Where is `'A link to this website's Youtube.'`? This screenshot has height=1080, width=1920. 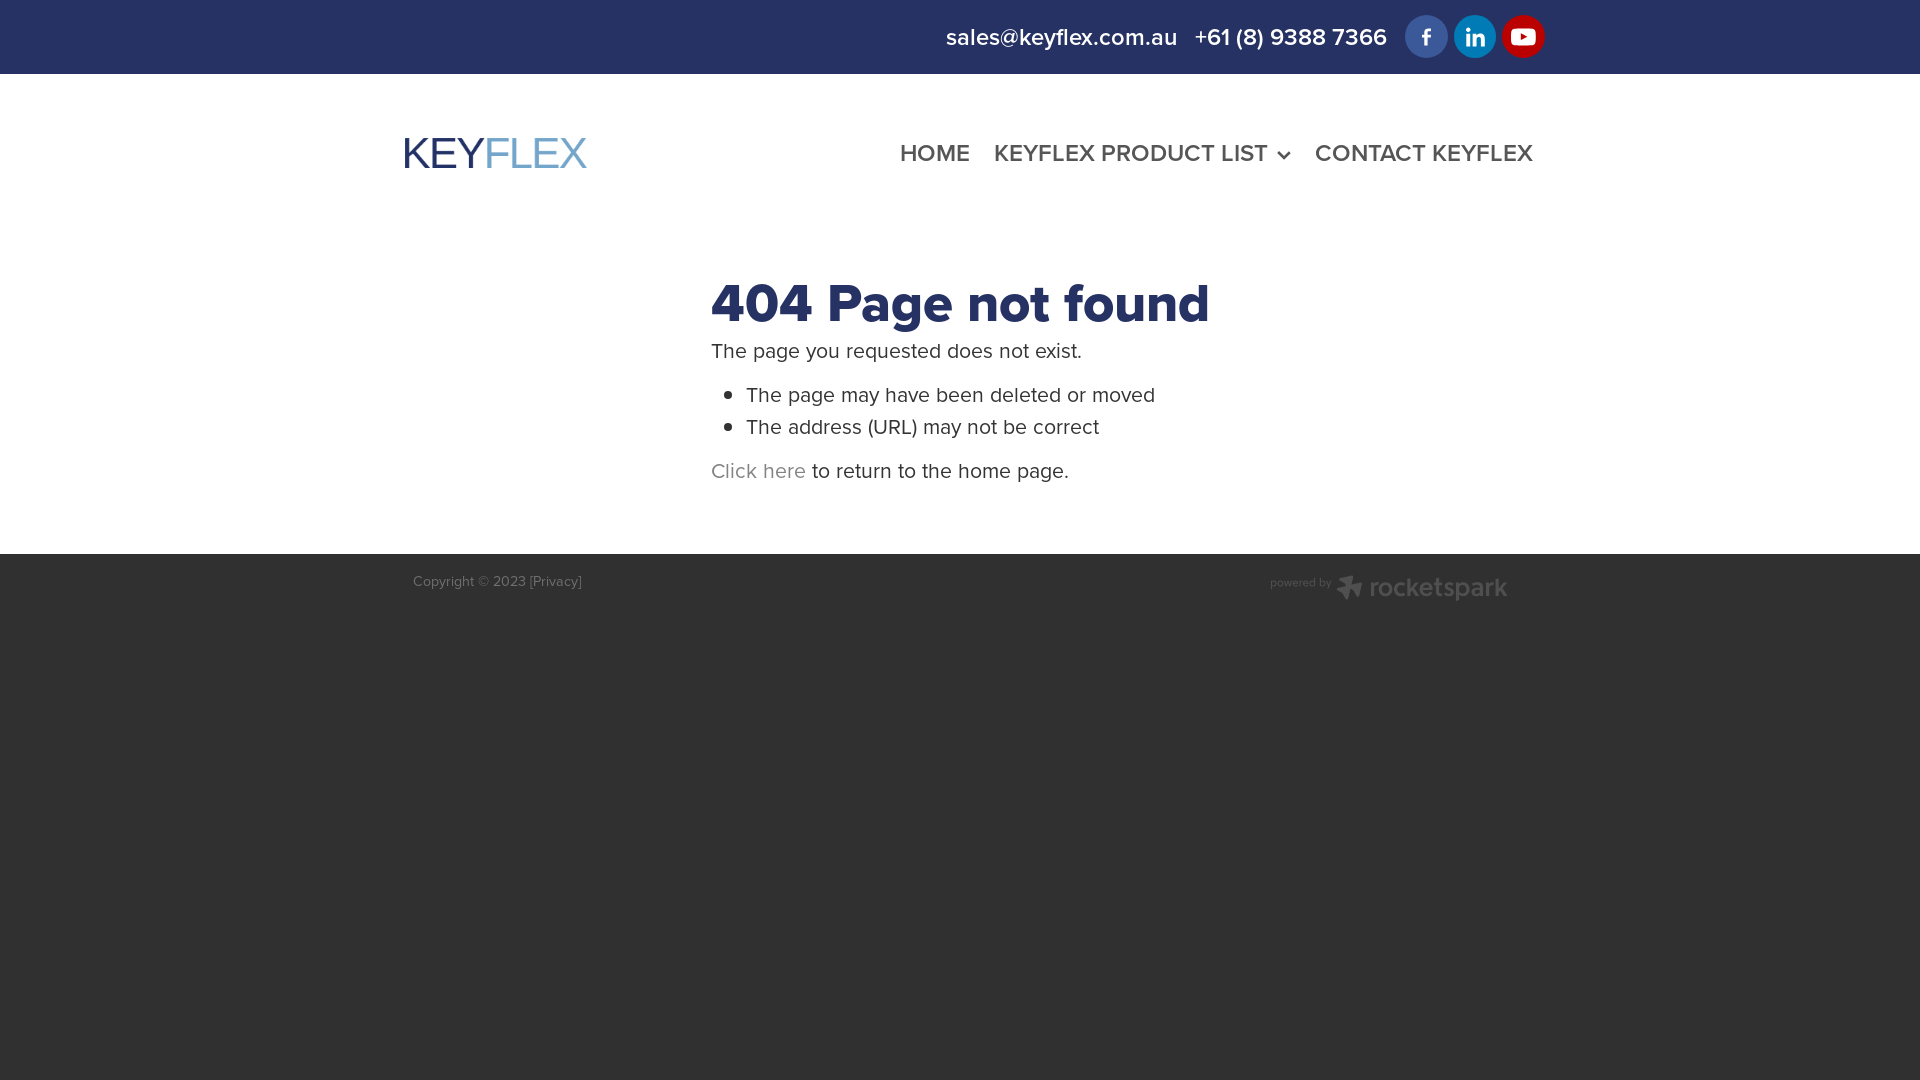 'A link to this website's Youtube.' is located at coordinates (1522, 36).